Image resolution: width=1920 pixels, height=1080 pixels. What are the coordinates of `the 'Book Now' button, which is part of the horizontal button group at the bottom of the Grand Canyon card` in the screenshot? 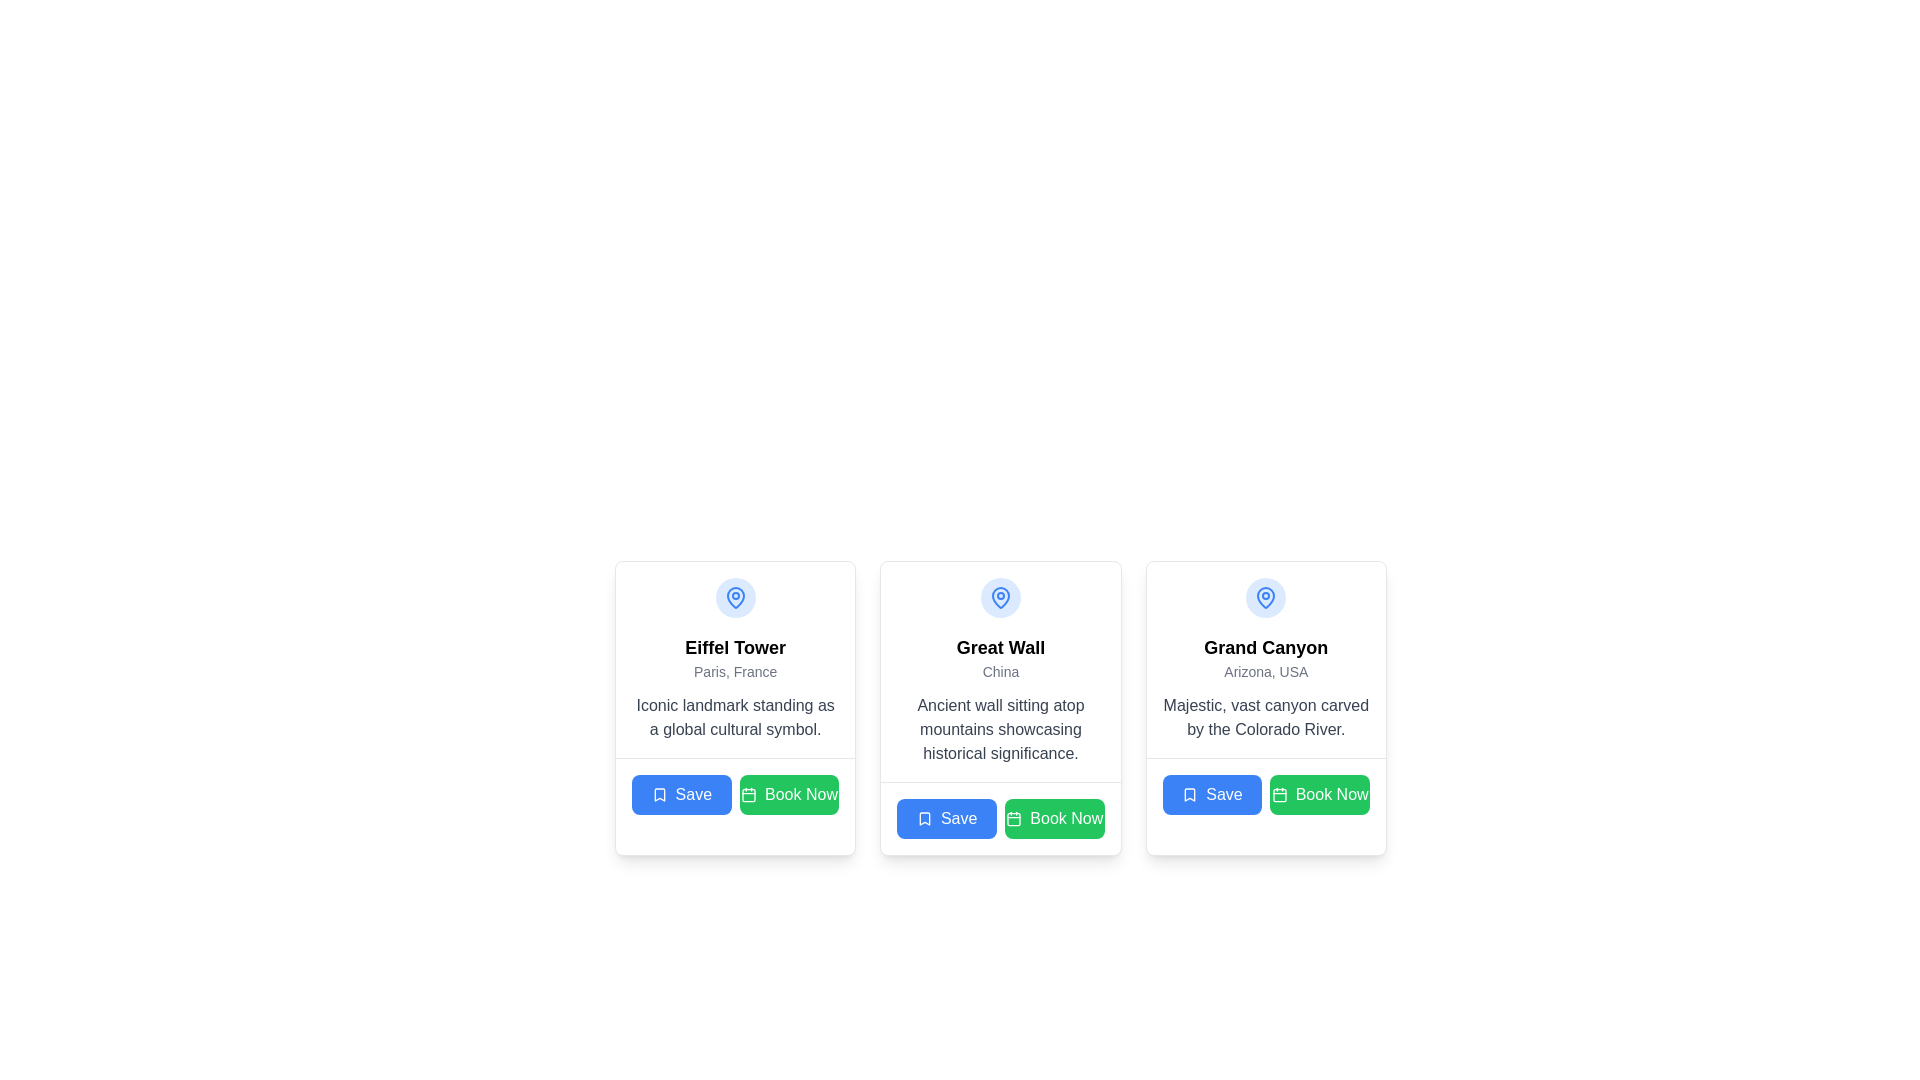 It's located at (1265, 793).